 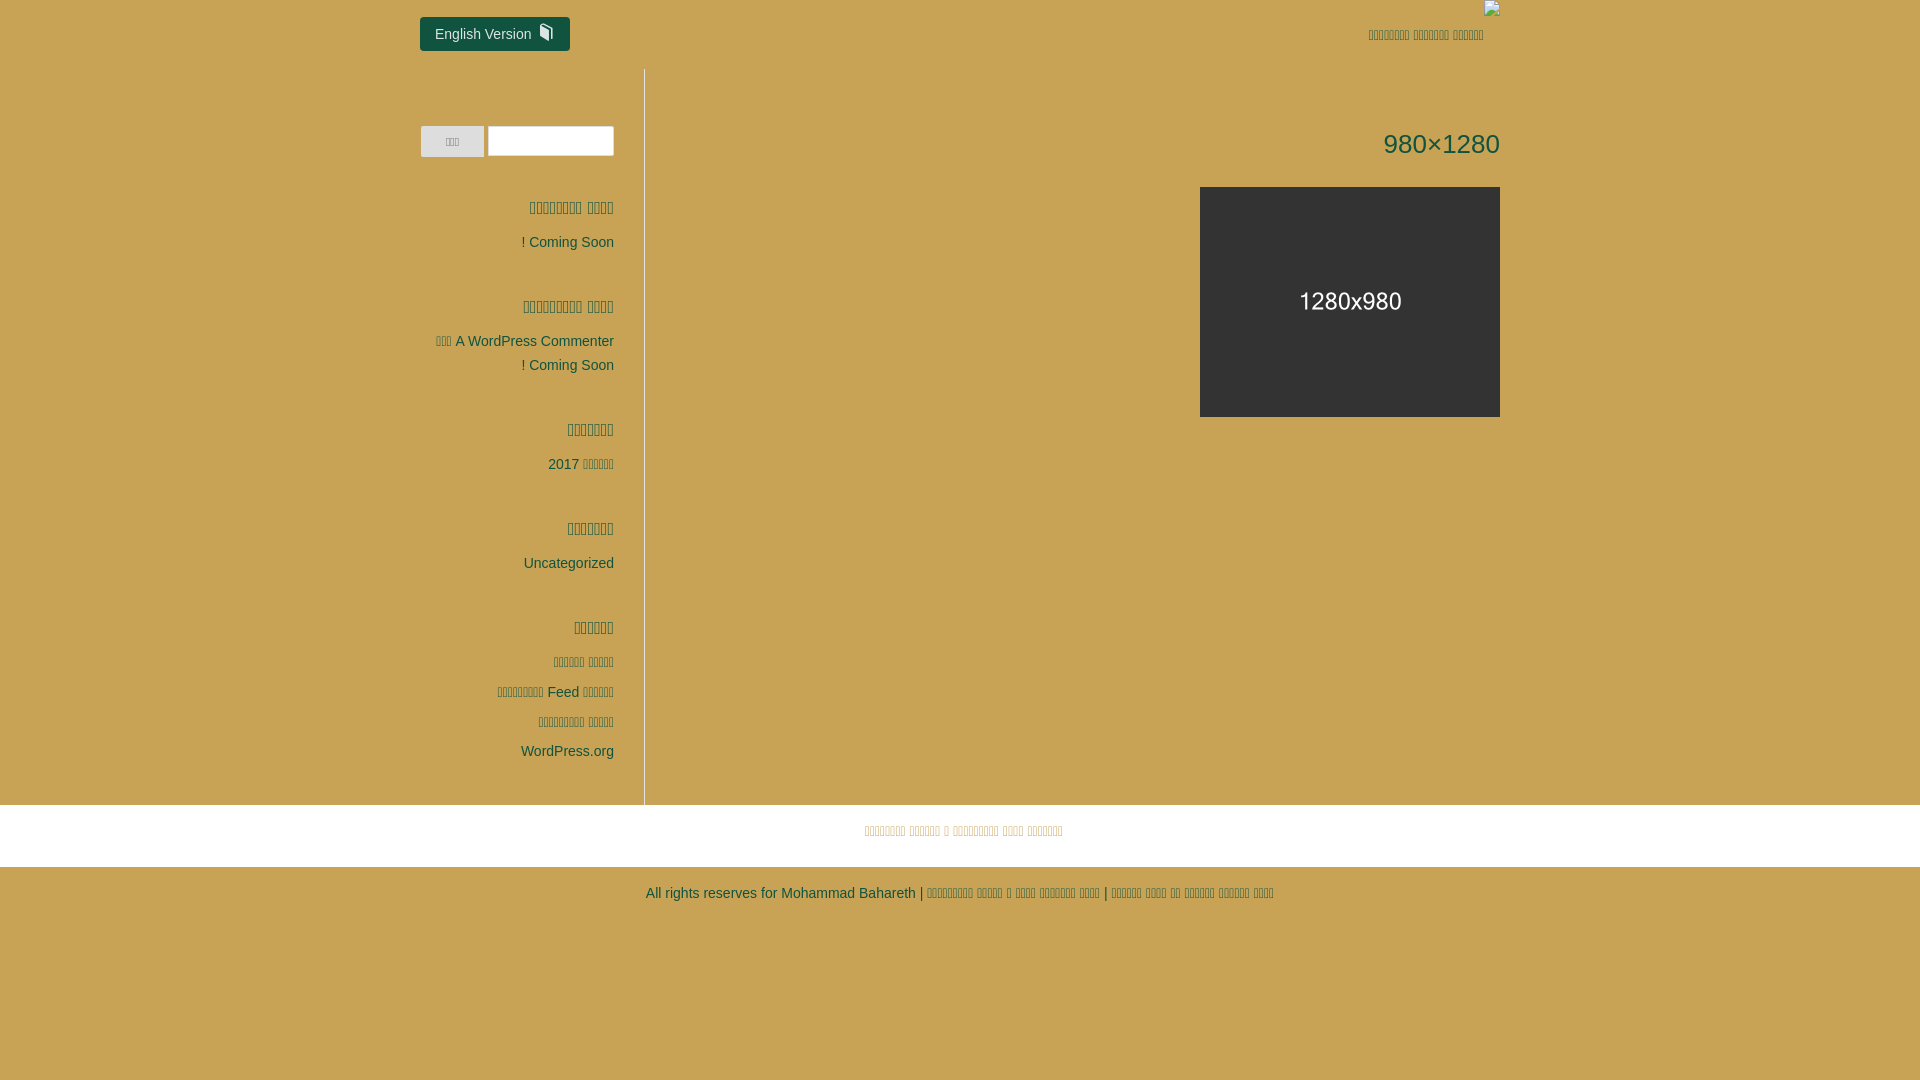 What do you see at coordinates (566, 751) in the screenshot?
I see `'WordPress.org'` at bounding box center [566, 751].